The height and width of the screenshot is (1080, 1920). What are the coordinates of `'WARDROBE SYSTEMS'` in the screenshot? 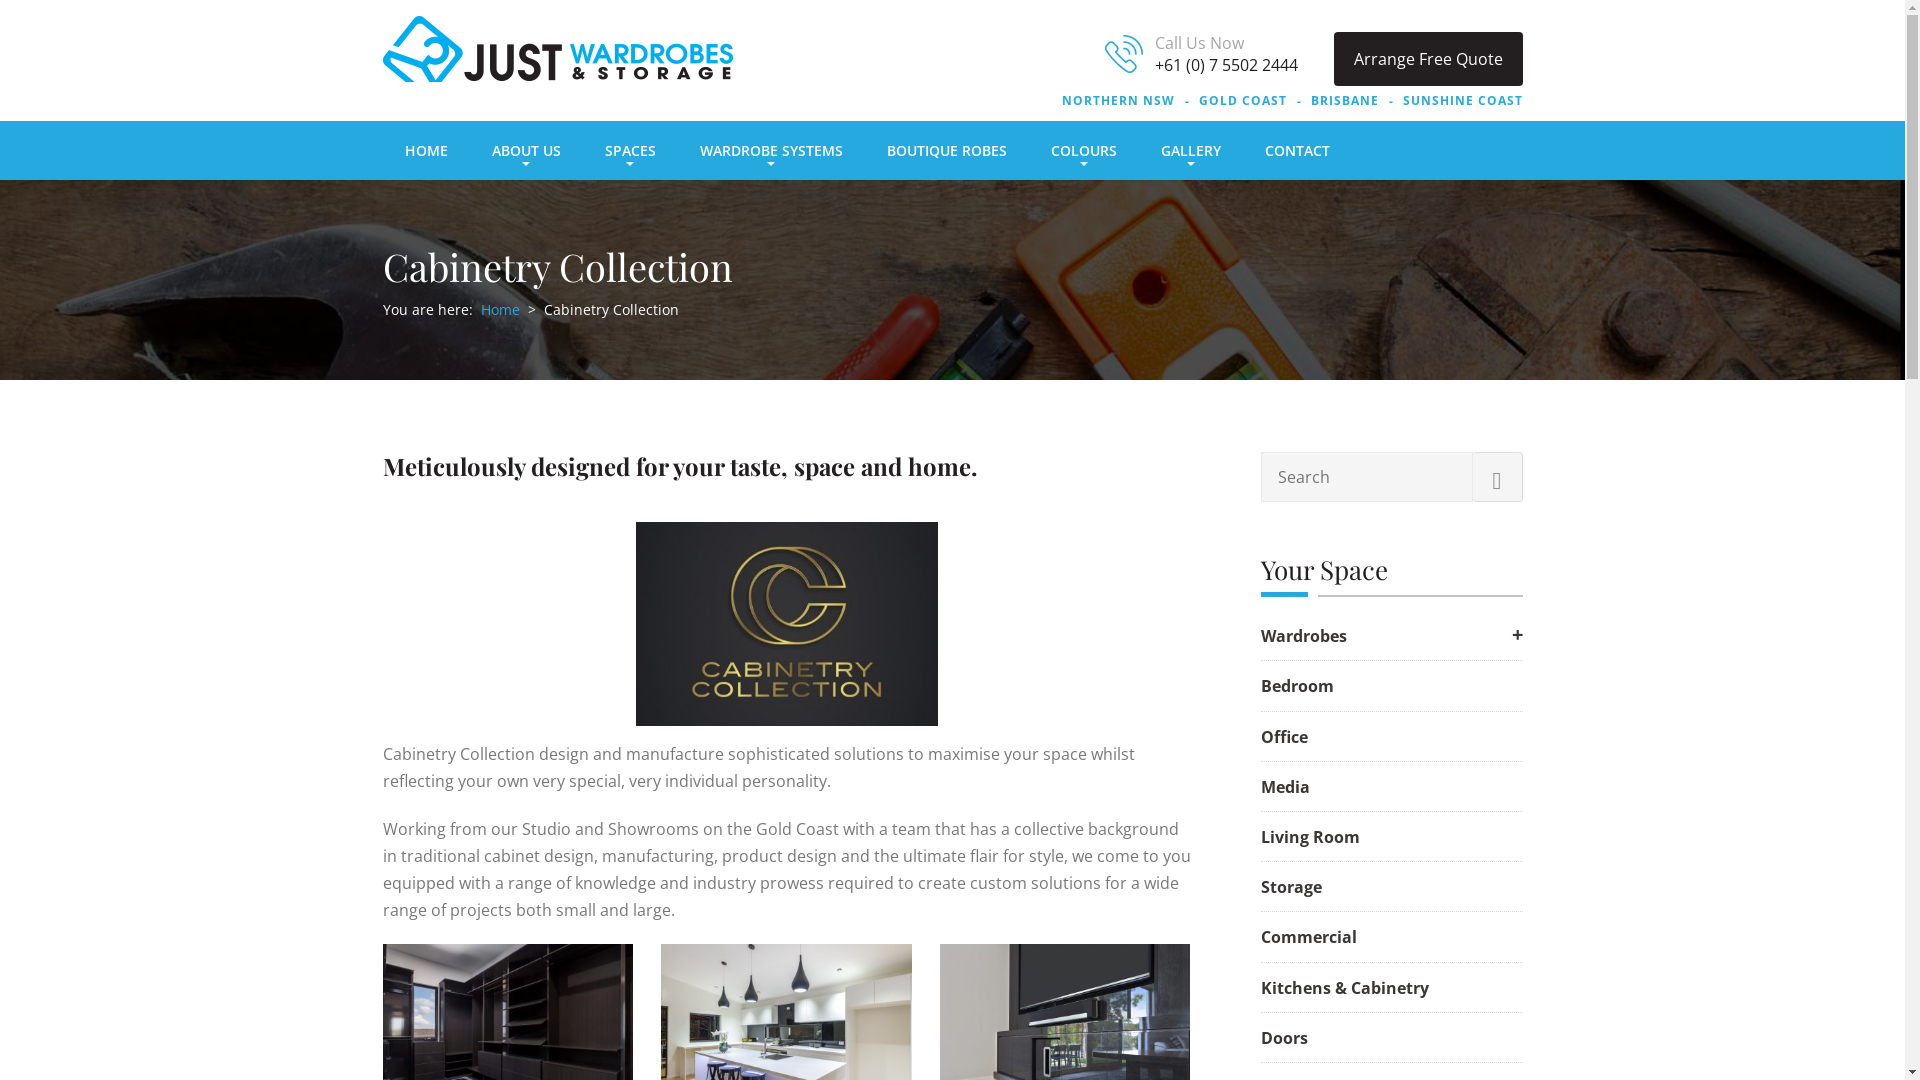 It's located at (677, 149).